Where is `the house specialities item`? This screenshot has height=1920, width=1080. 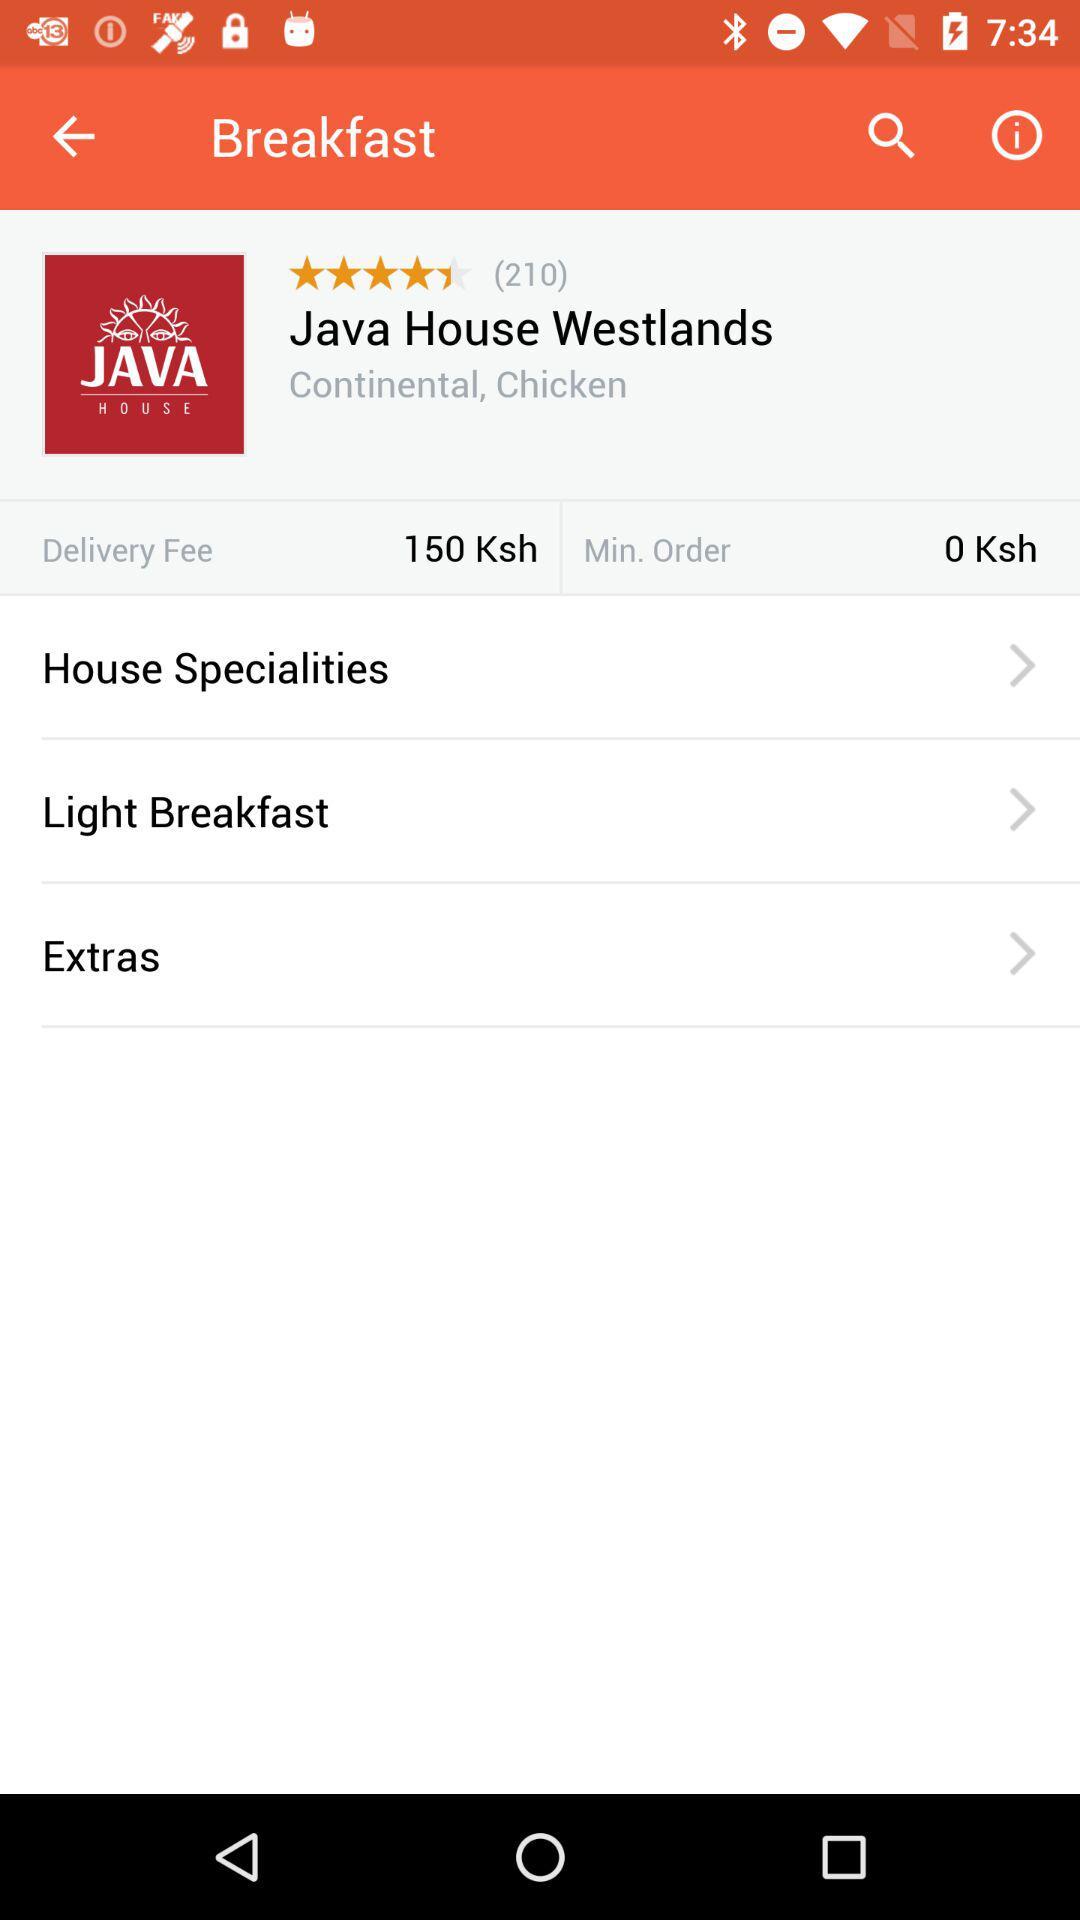
the house specialities item is located at coordinates (482, 666).